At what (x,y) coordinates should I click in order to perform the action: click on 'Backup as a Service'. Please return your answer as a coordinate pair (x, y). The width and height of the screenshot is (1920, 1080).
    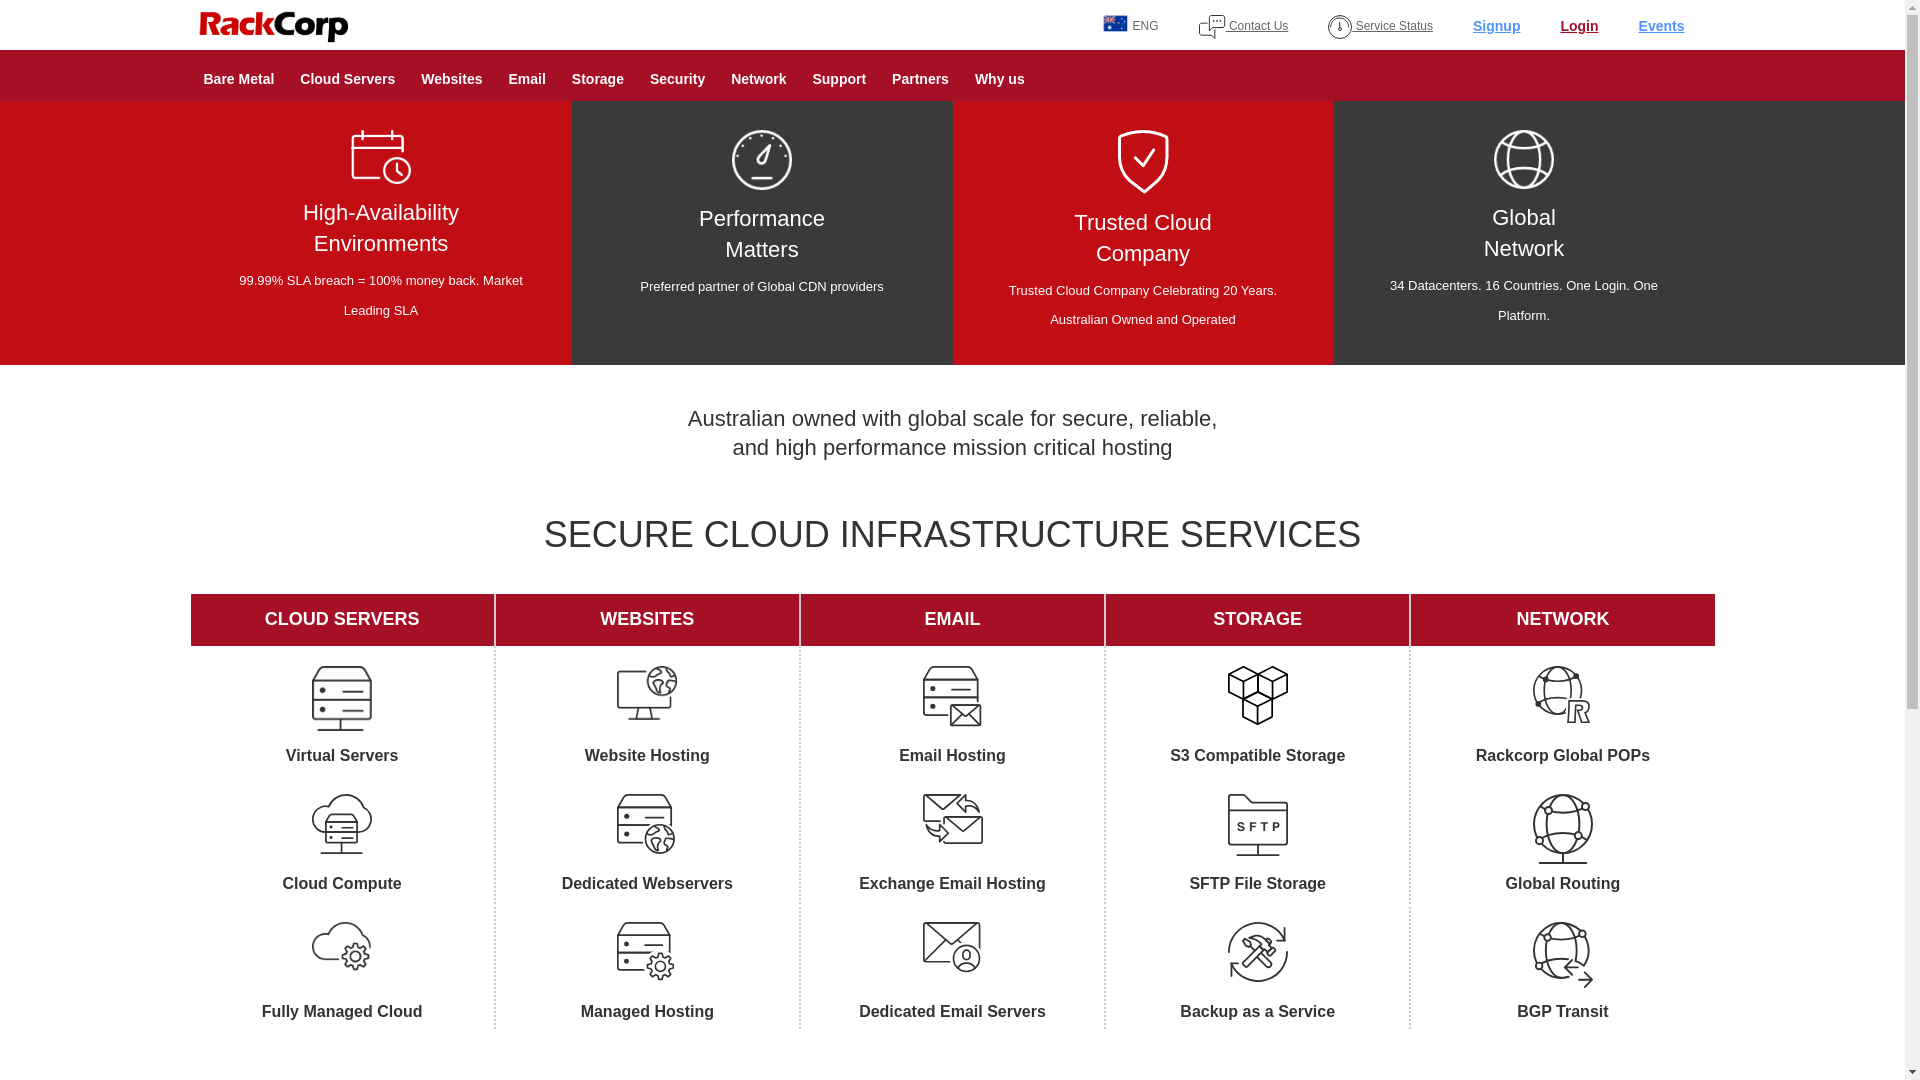
    Looking at the image, I should click on (1256, 970).